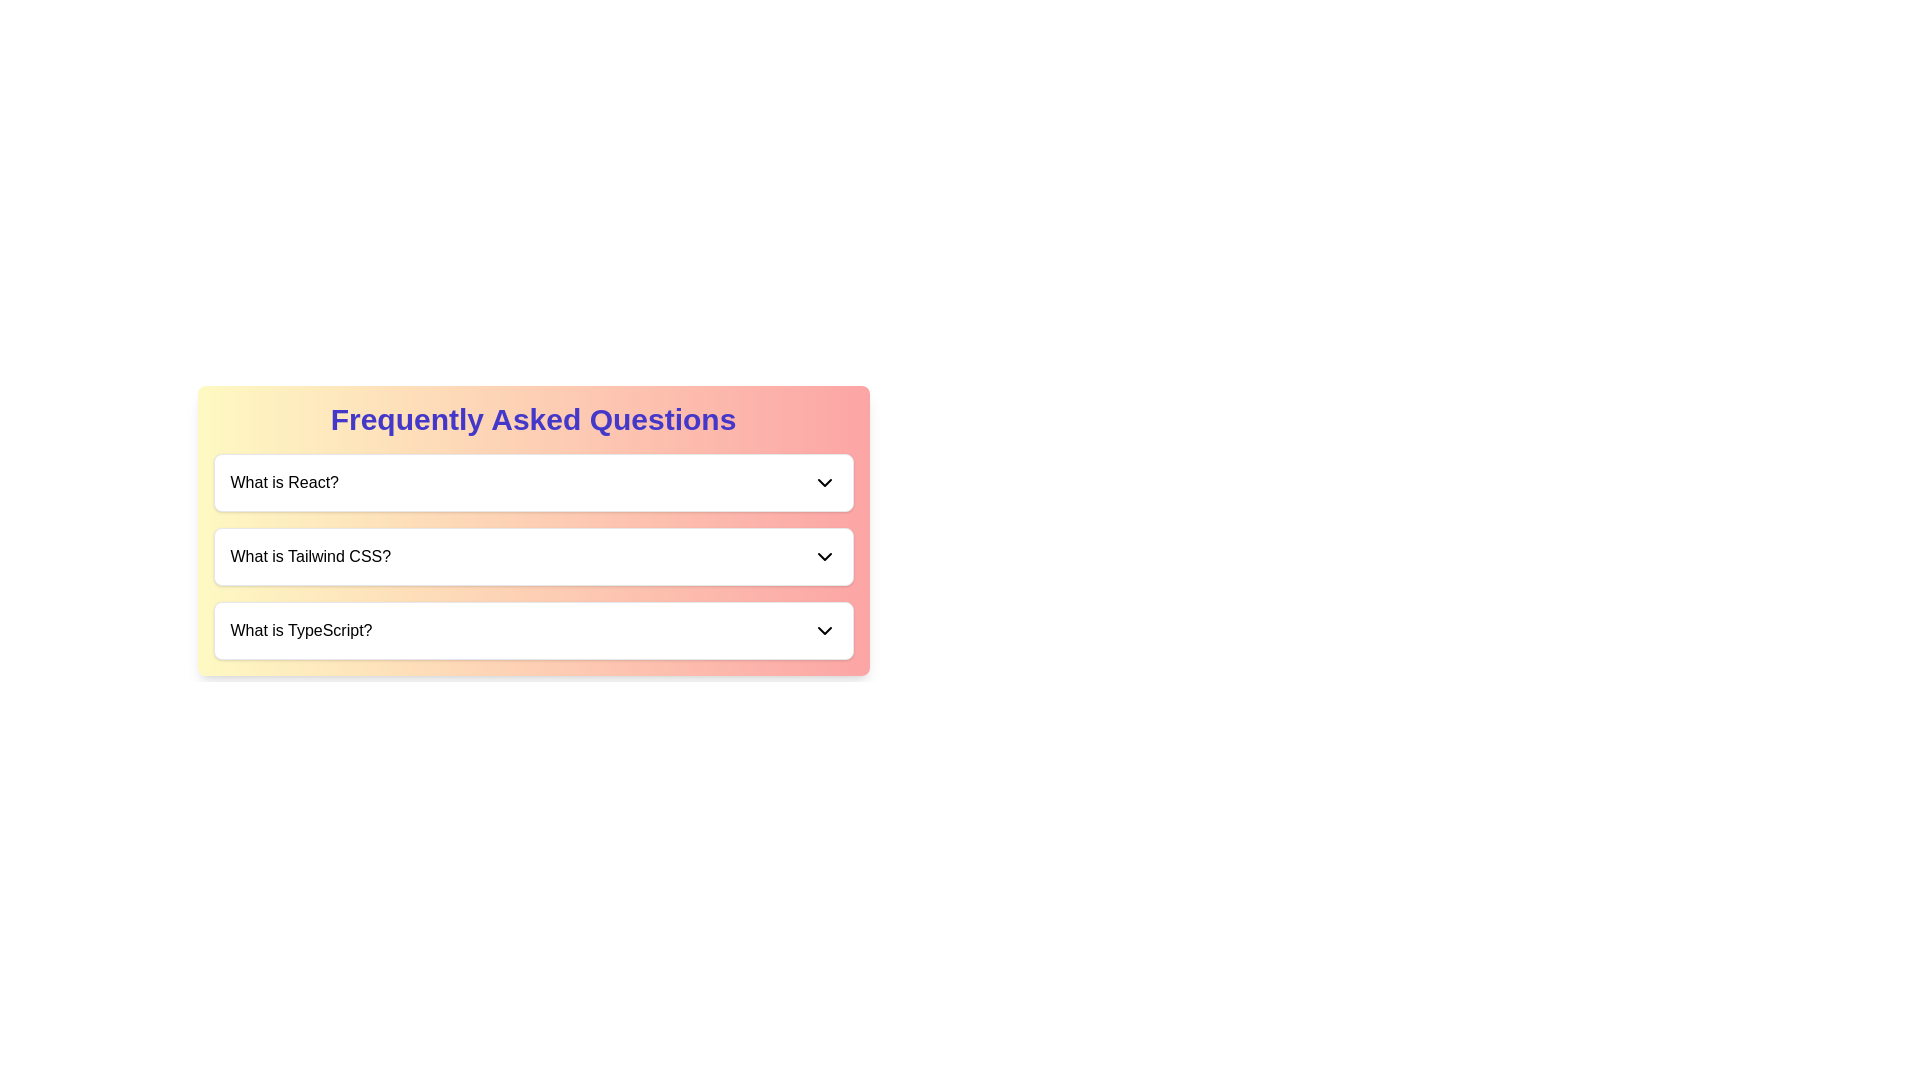 The width and height of the screenshot is (1920, 1080). What do you see at coordinates (533, 631) in the screenshot?
I see `the Accordion Header that contains the text 'What is TypeScript?'` at bounding box center [533, 631].